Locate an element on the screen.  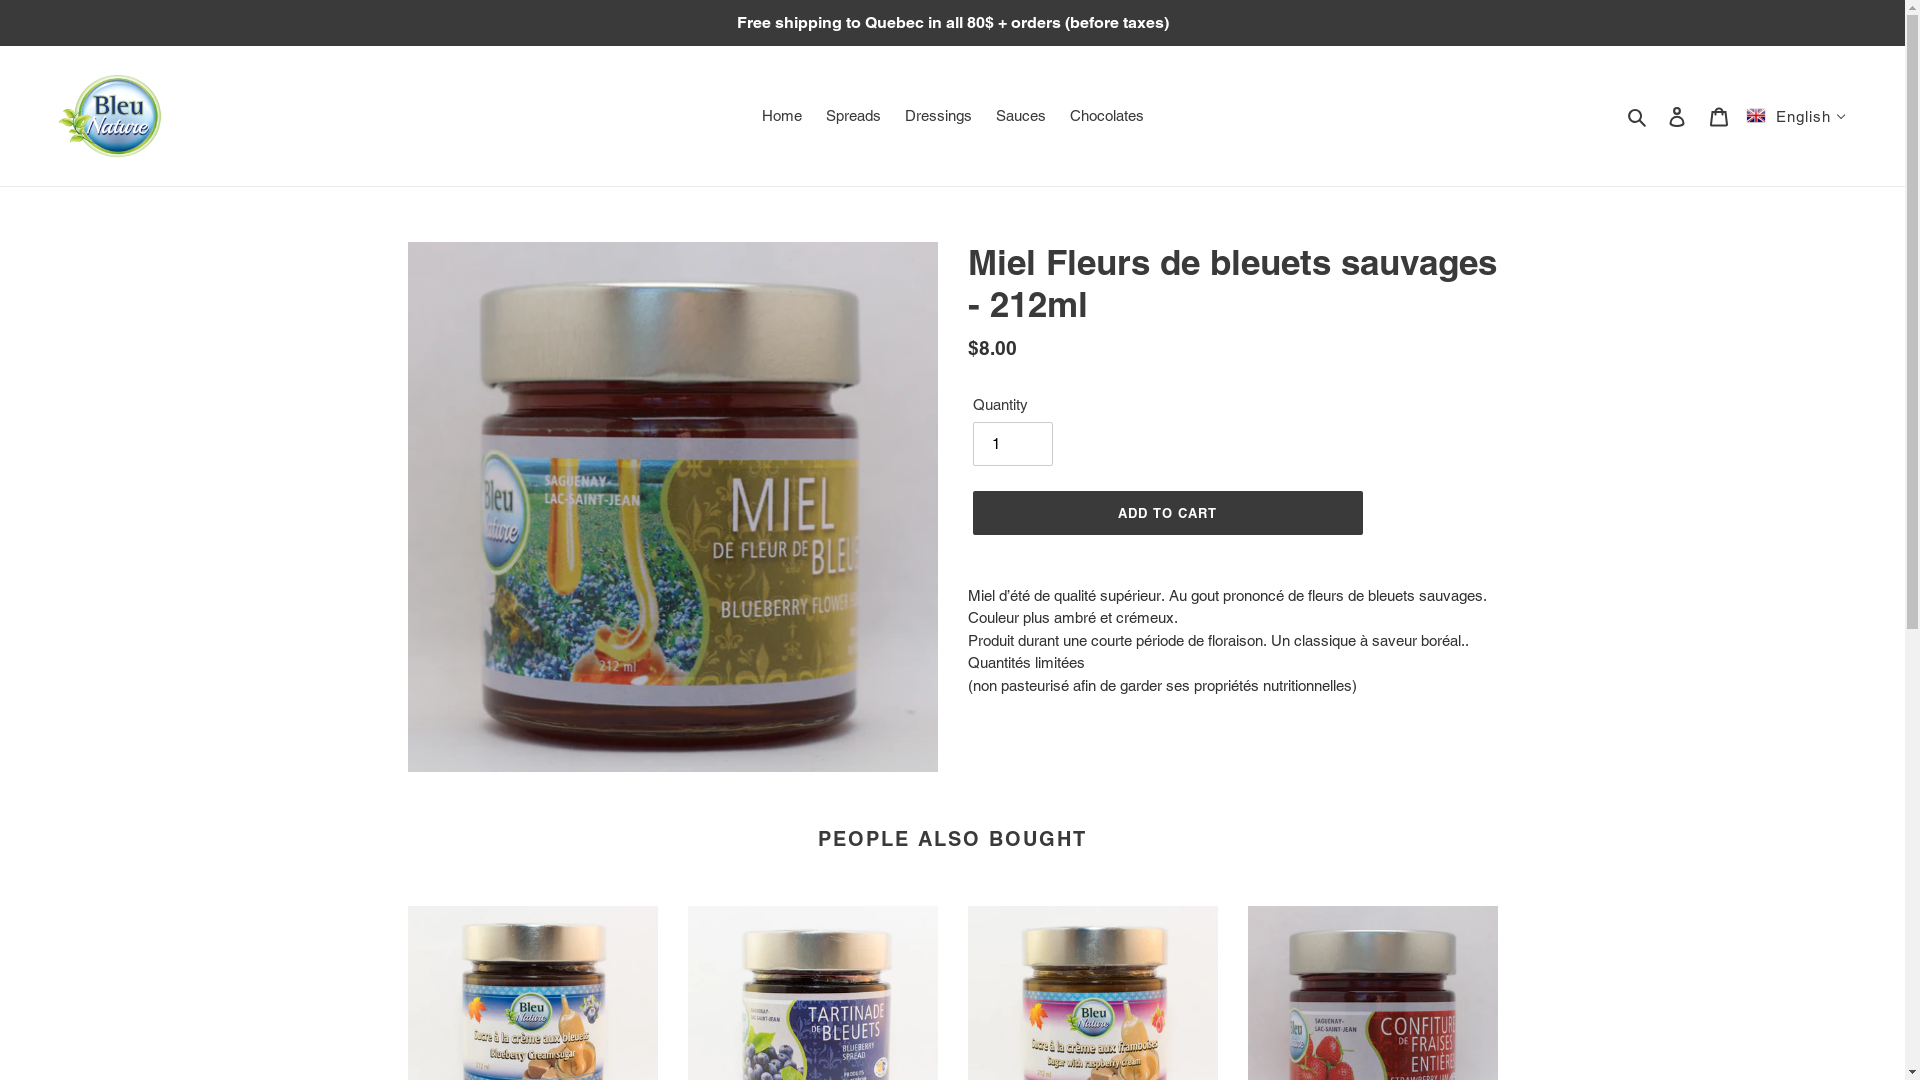
'Dressings' is located at coordinates (892, 116).